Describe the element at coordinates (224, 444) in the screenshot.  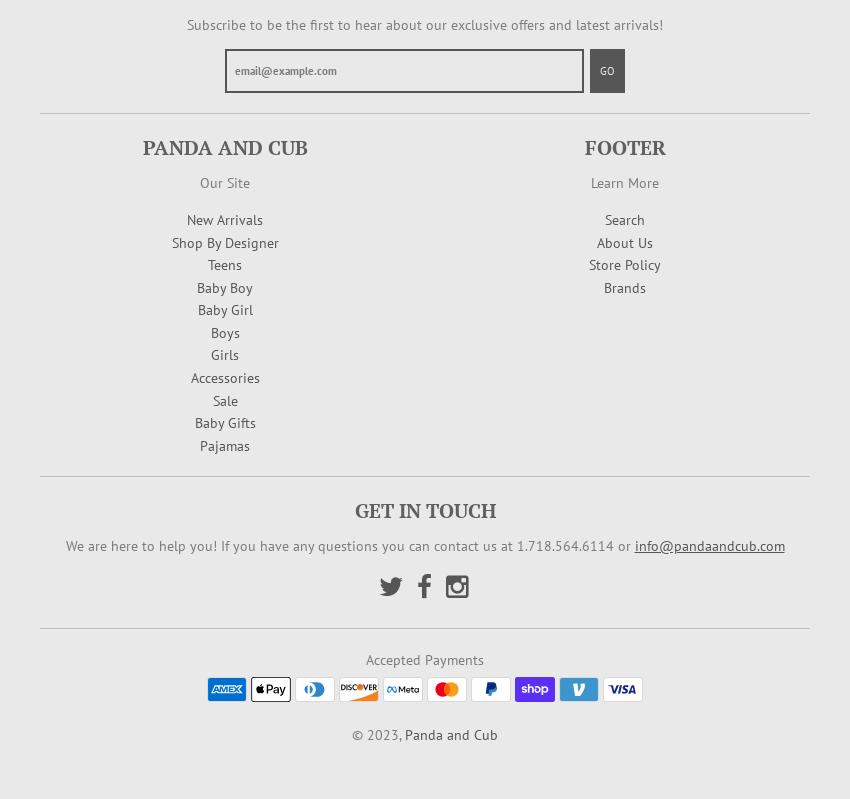
I see `'Pajamas'` at that location.